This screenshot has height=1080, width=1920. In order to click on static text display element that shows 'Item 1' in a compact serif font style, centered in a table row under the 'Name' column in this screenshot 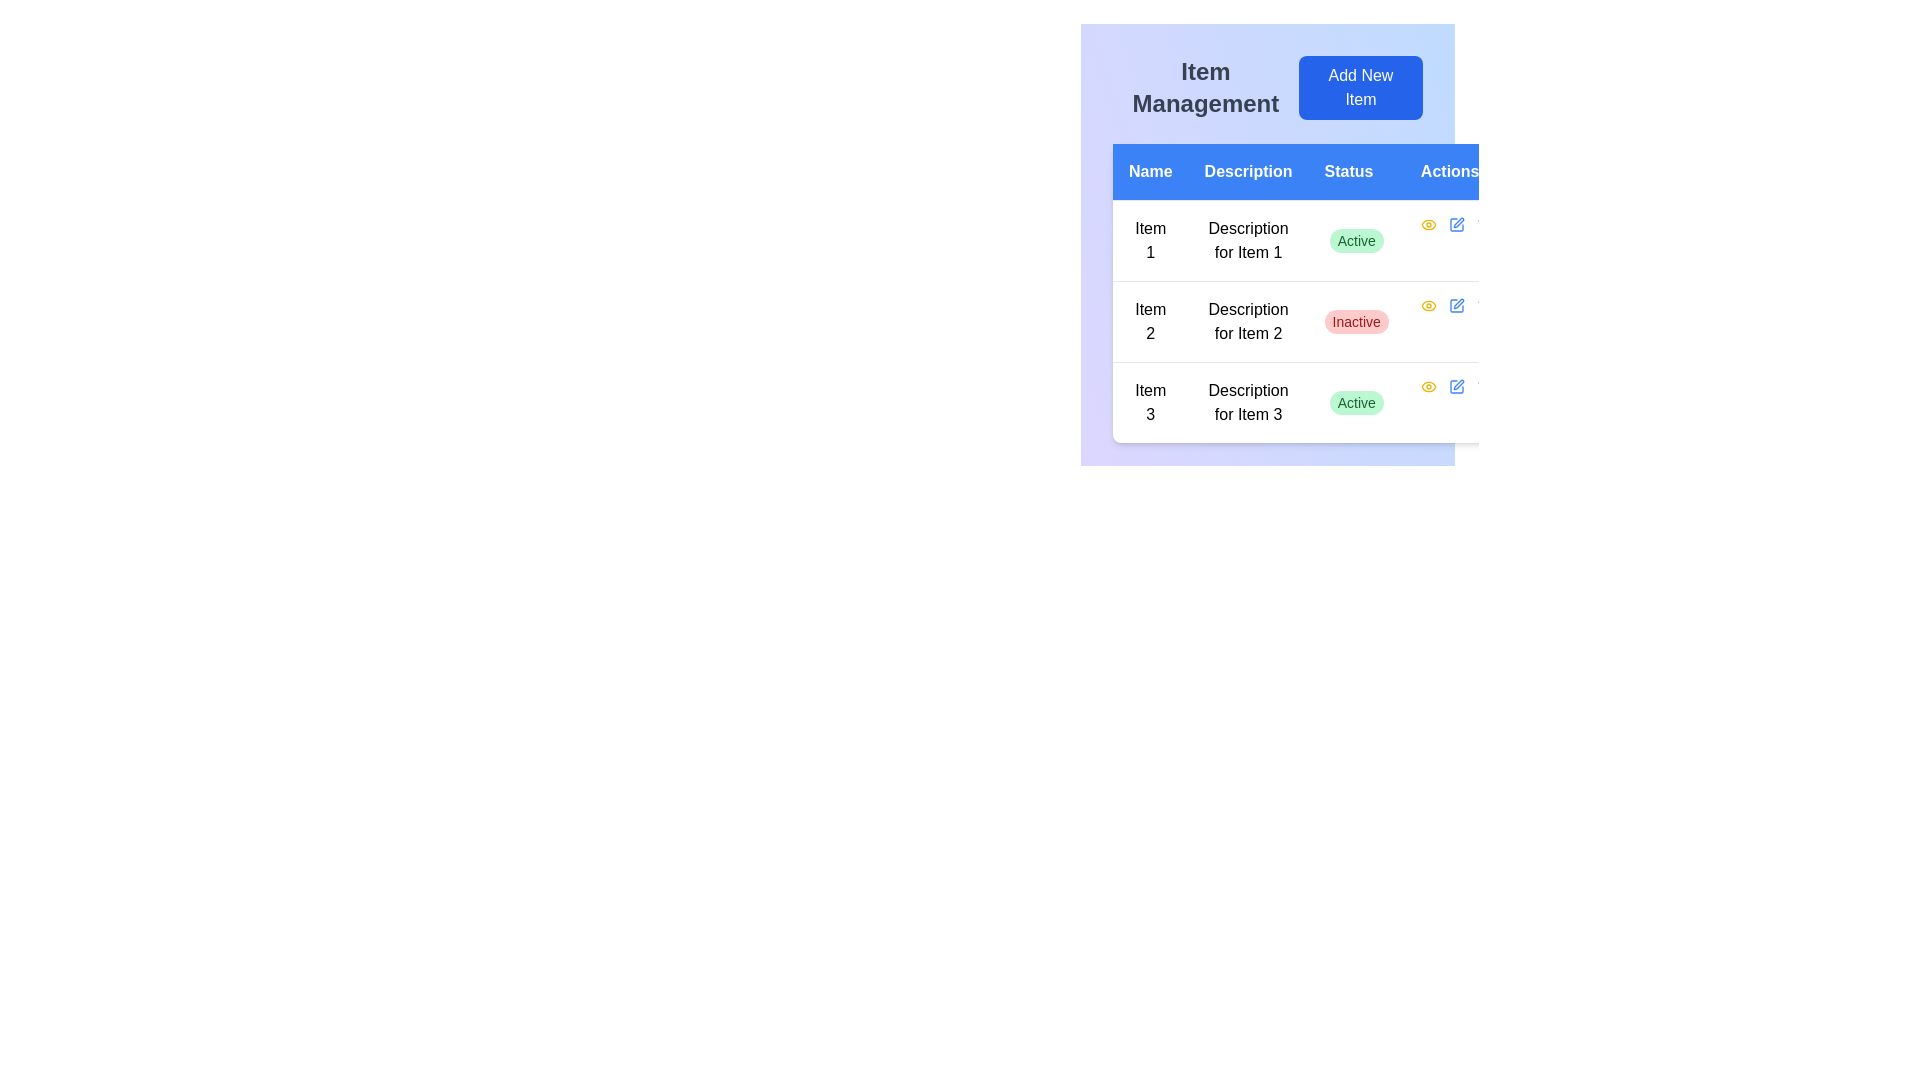, I will do `click(1150, 239)`.